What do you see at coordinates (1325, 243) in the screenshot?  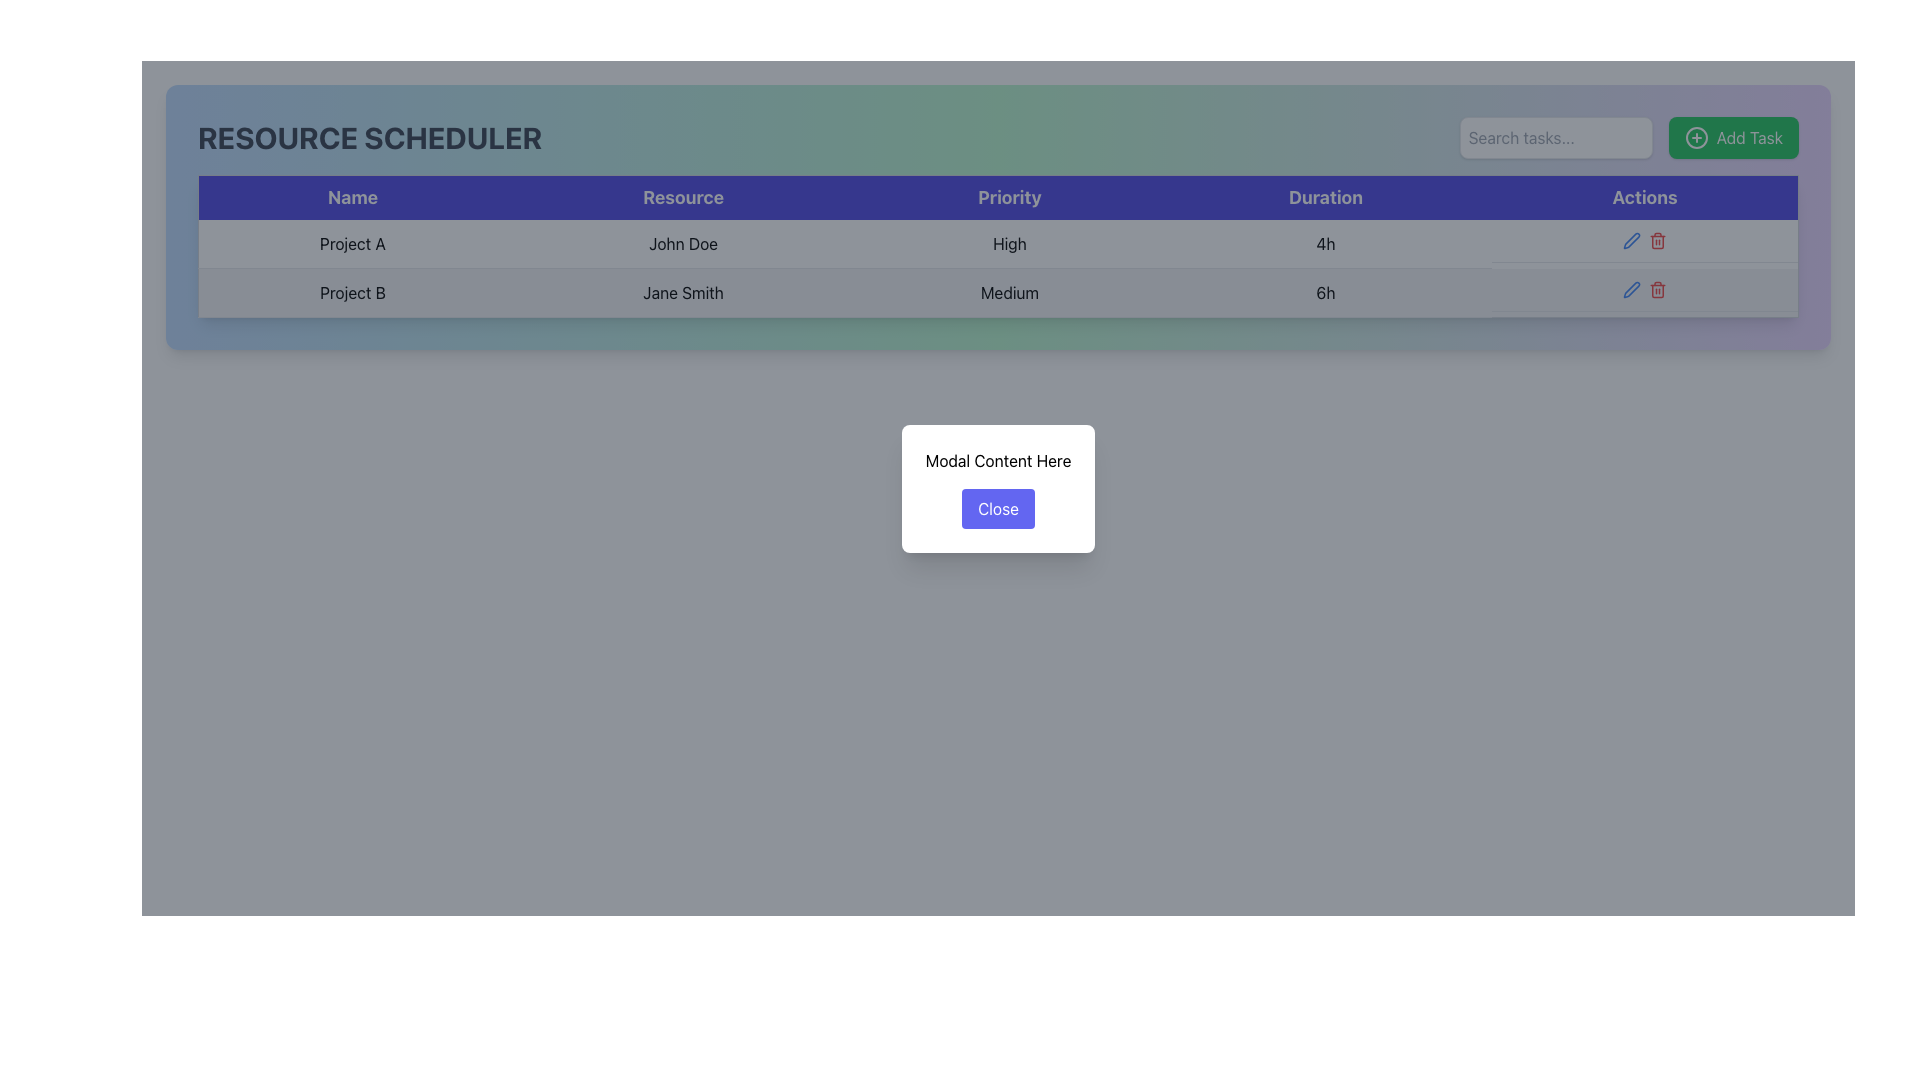 I see `the static text displaying '4 hours' in the fourth column of the first row under the 'Duration' heading in the table` at bounding box center [1325, 243].